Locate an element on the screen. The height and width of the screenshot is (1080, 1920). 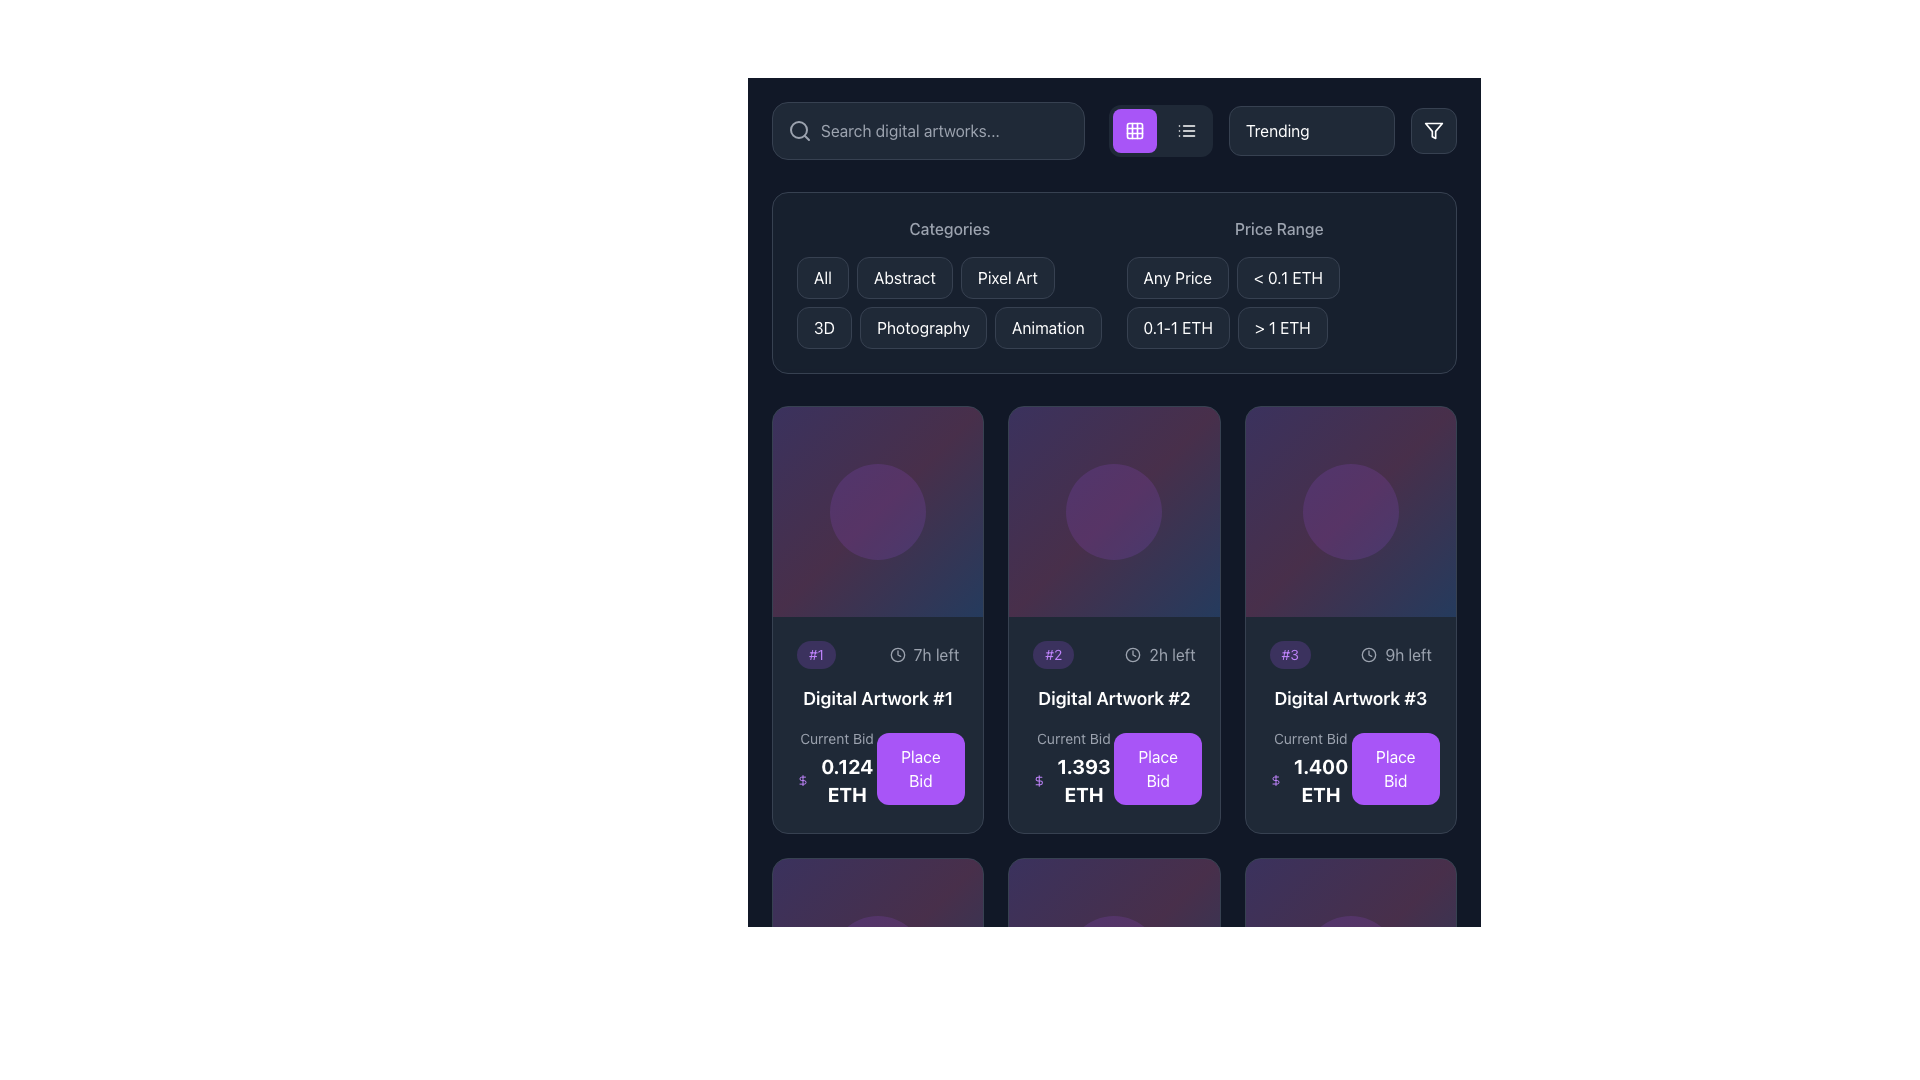
the square-shaped button with rounded corners and a purple background that features a grid icon is located at coordinates (1134, 131).